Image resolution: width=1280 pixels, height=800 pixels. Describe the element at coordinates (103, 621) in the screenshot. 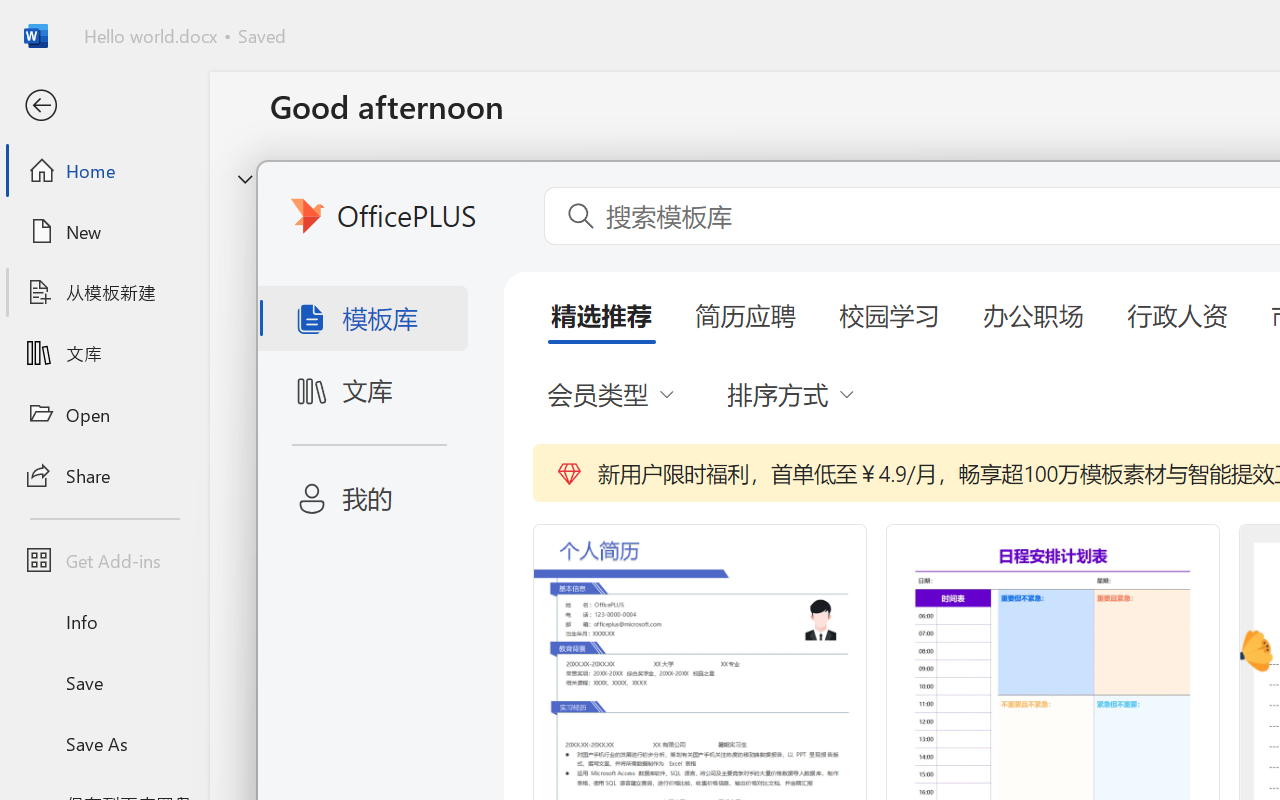

I see `'Info'` at that location.